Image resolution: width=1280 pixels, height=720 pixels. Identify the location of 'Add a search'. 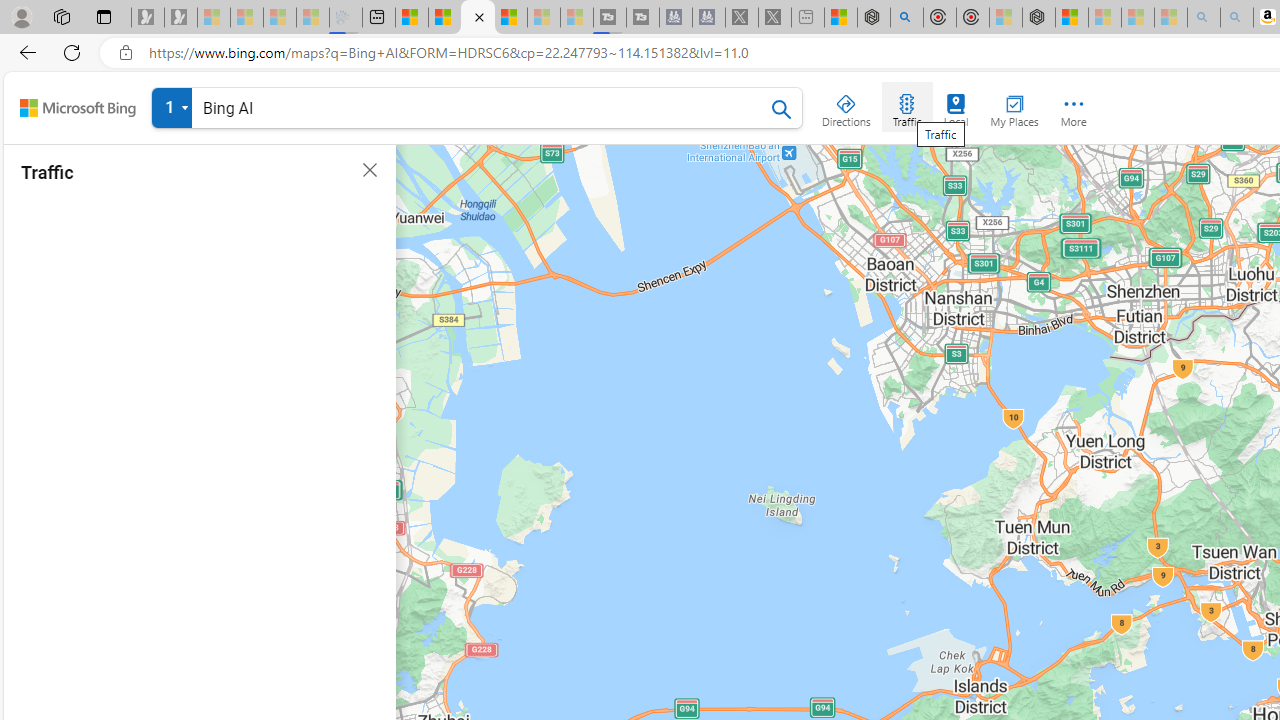
(482, 108).